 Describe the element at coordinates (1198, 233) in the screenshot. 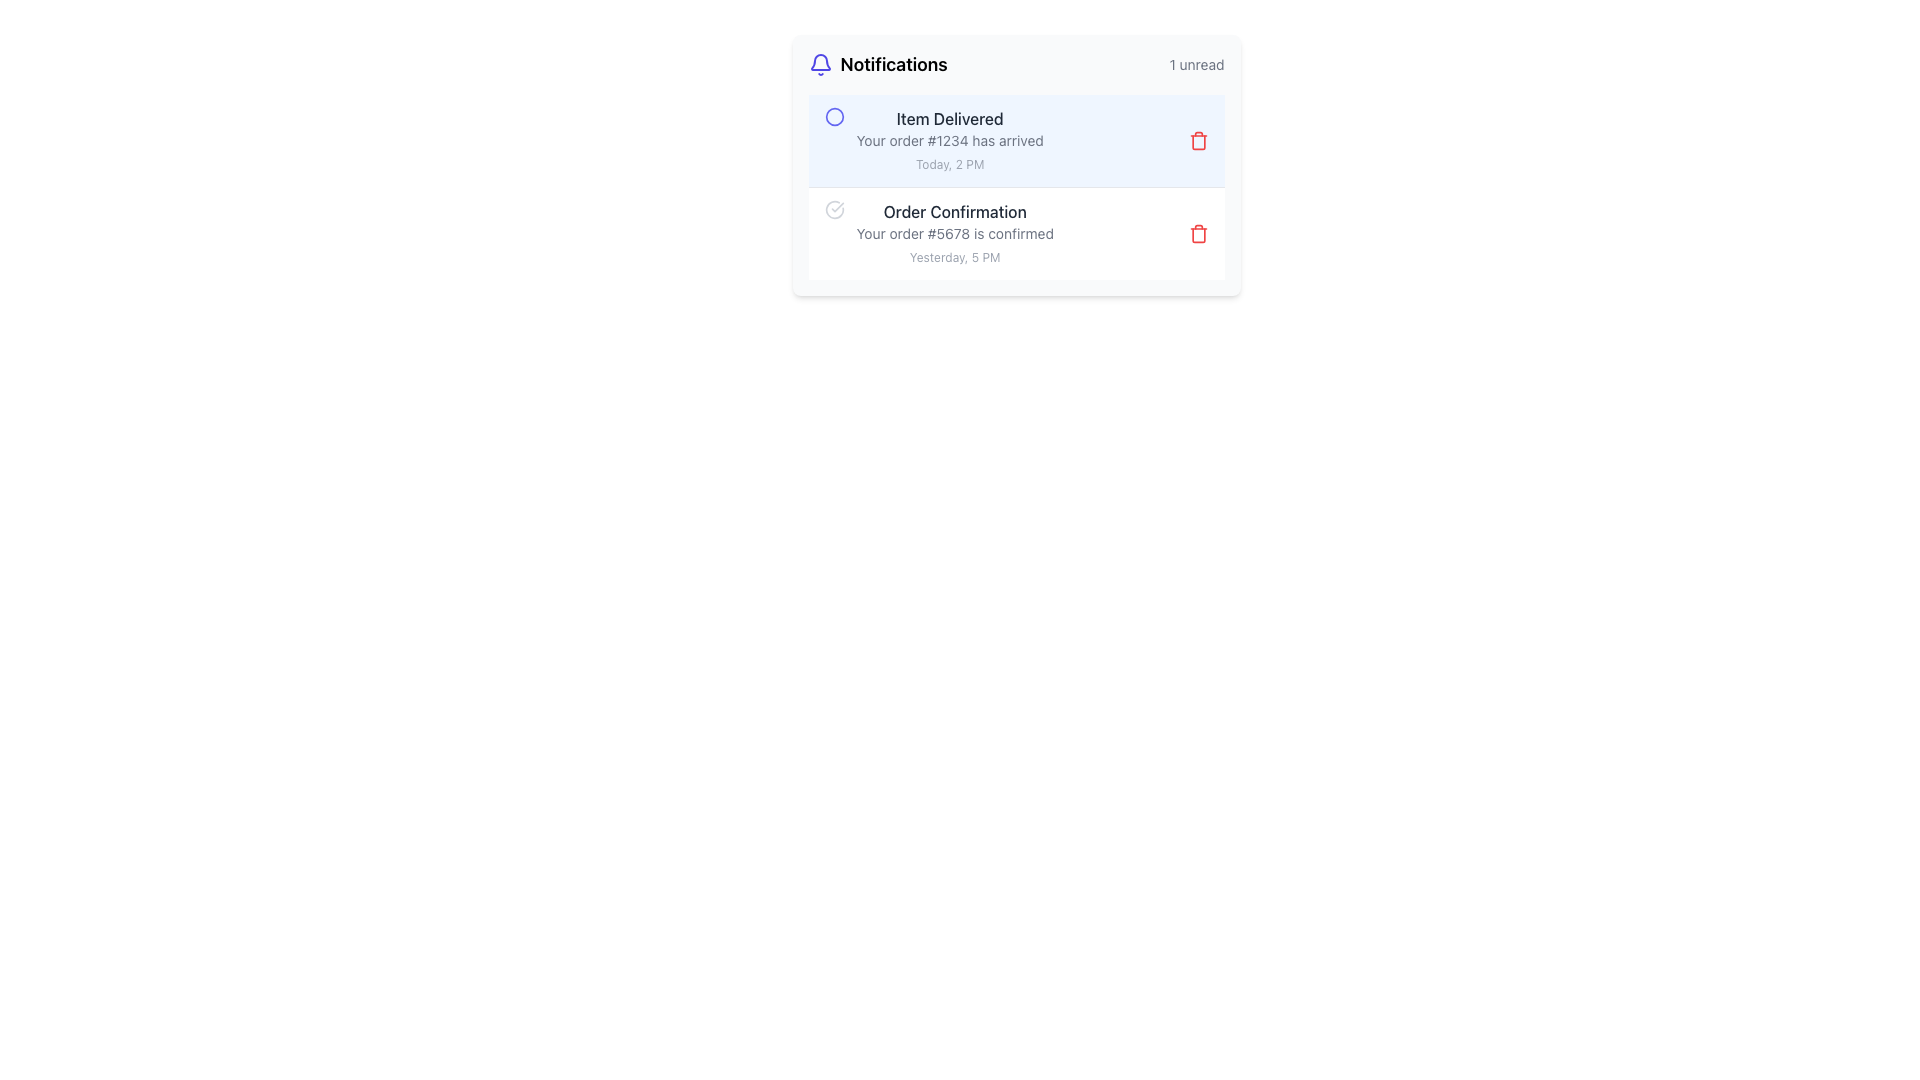

I see `the interactive delete button located at the bottom right of the notification entry for 'Order Confirmation Your order #5678 is confirmed Yesterday, 5 PM'` at that location.